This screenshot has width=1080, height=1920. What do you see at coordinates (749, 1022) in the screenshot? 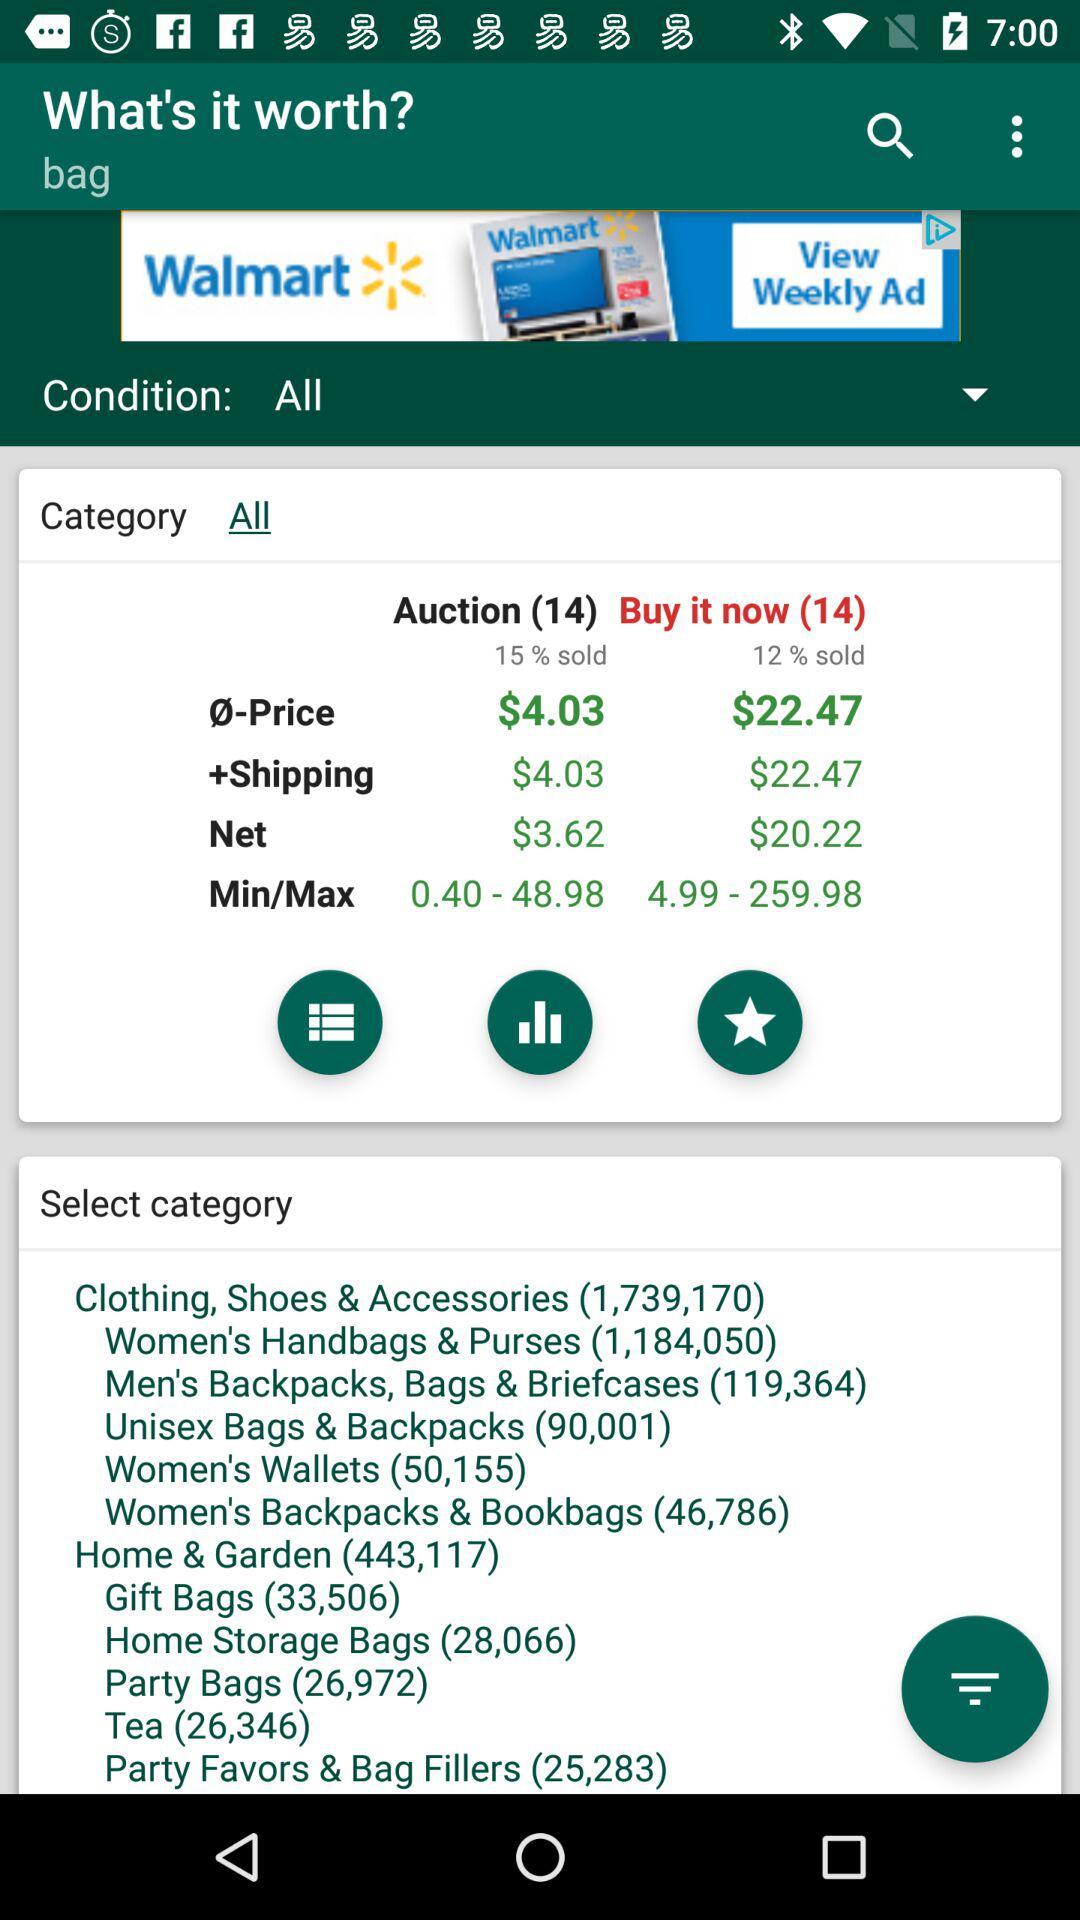
I see `to mark it favorite` at bounding box center [749, 1022].